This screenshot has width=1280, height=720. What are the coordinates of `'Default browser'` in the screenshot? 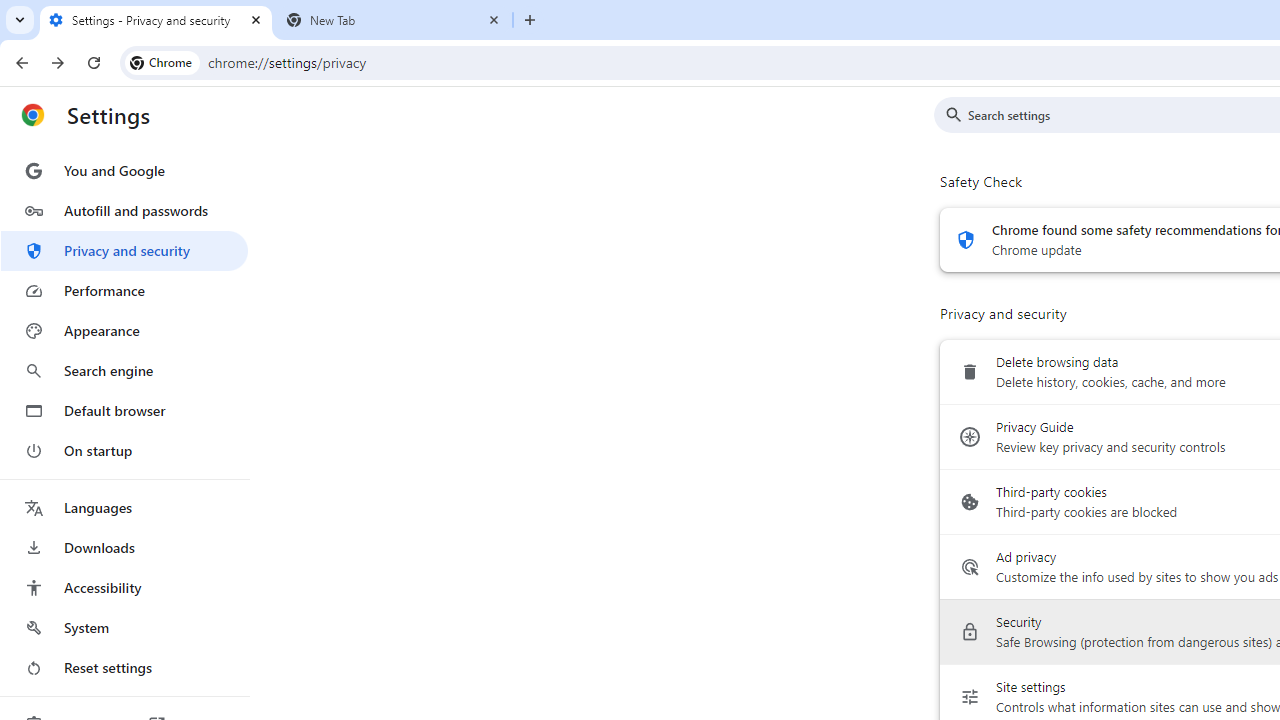 It's located at (123, 410).